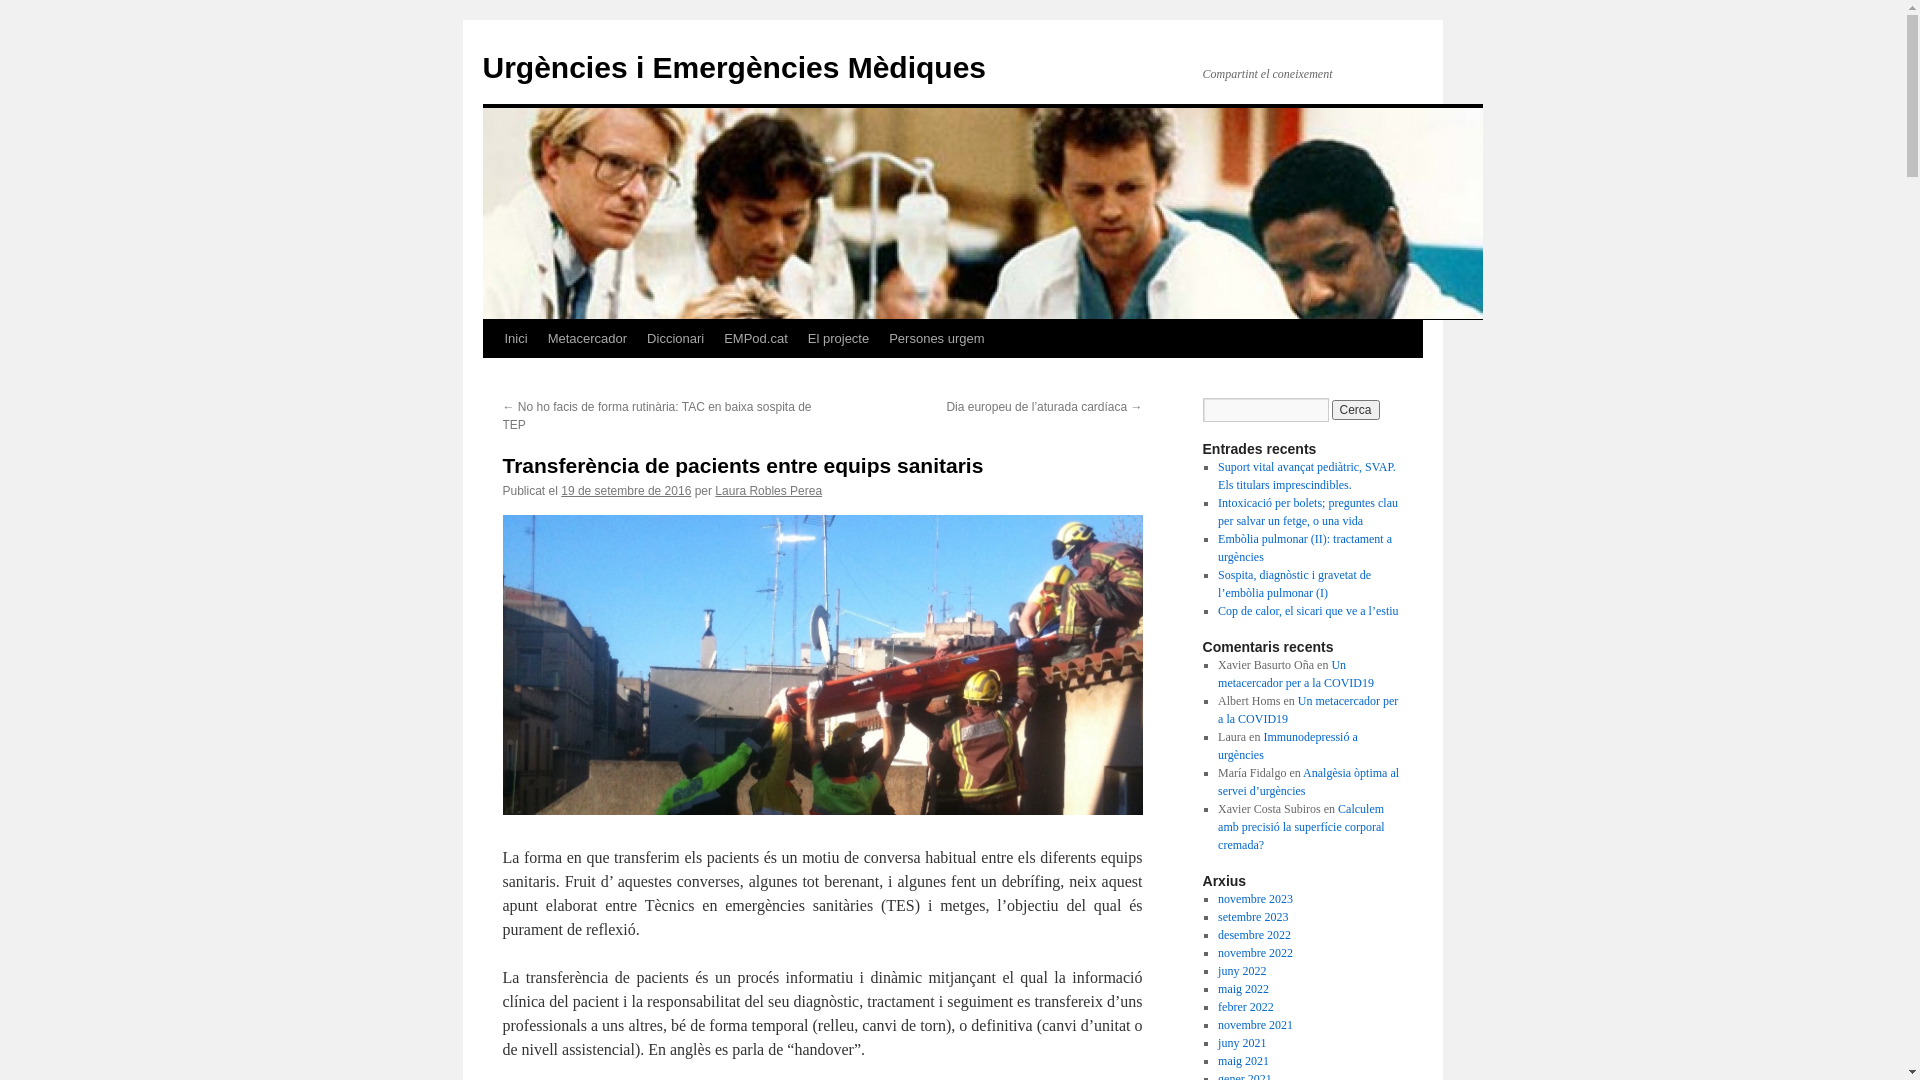  Describe the element at coordinates (935, 338) in the screenshot. I see `'Persones urgem'` at that location.